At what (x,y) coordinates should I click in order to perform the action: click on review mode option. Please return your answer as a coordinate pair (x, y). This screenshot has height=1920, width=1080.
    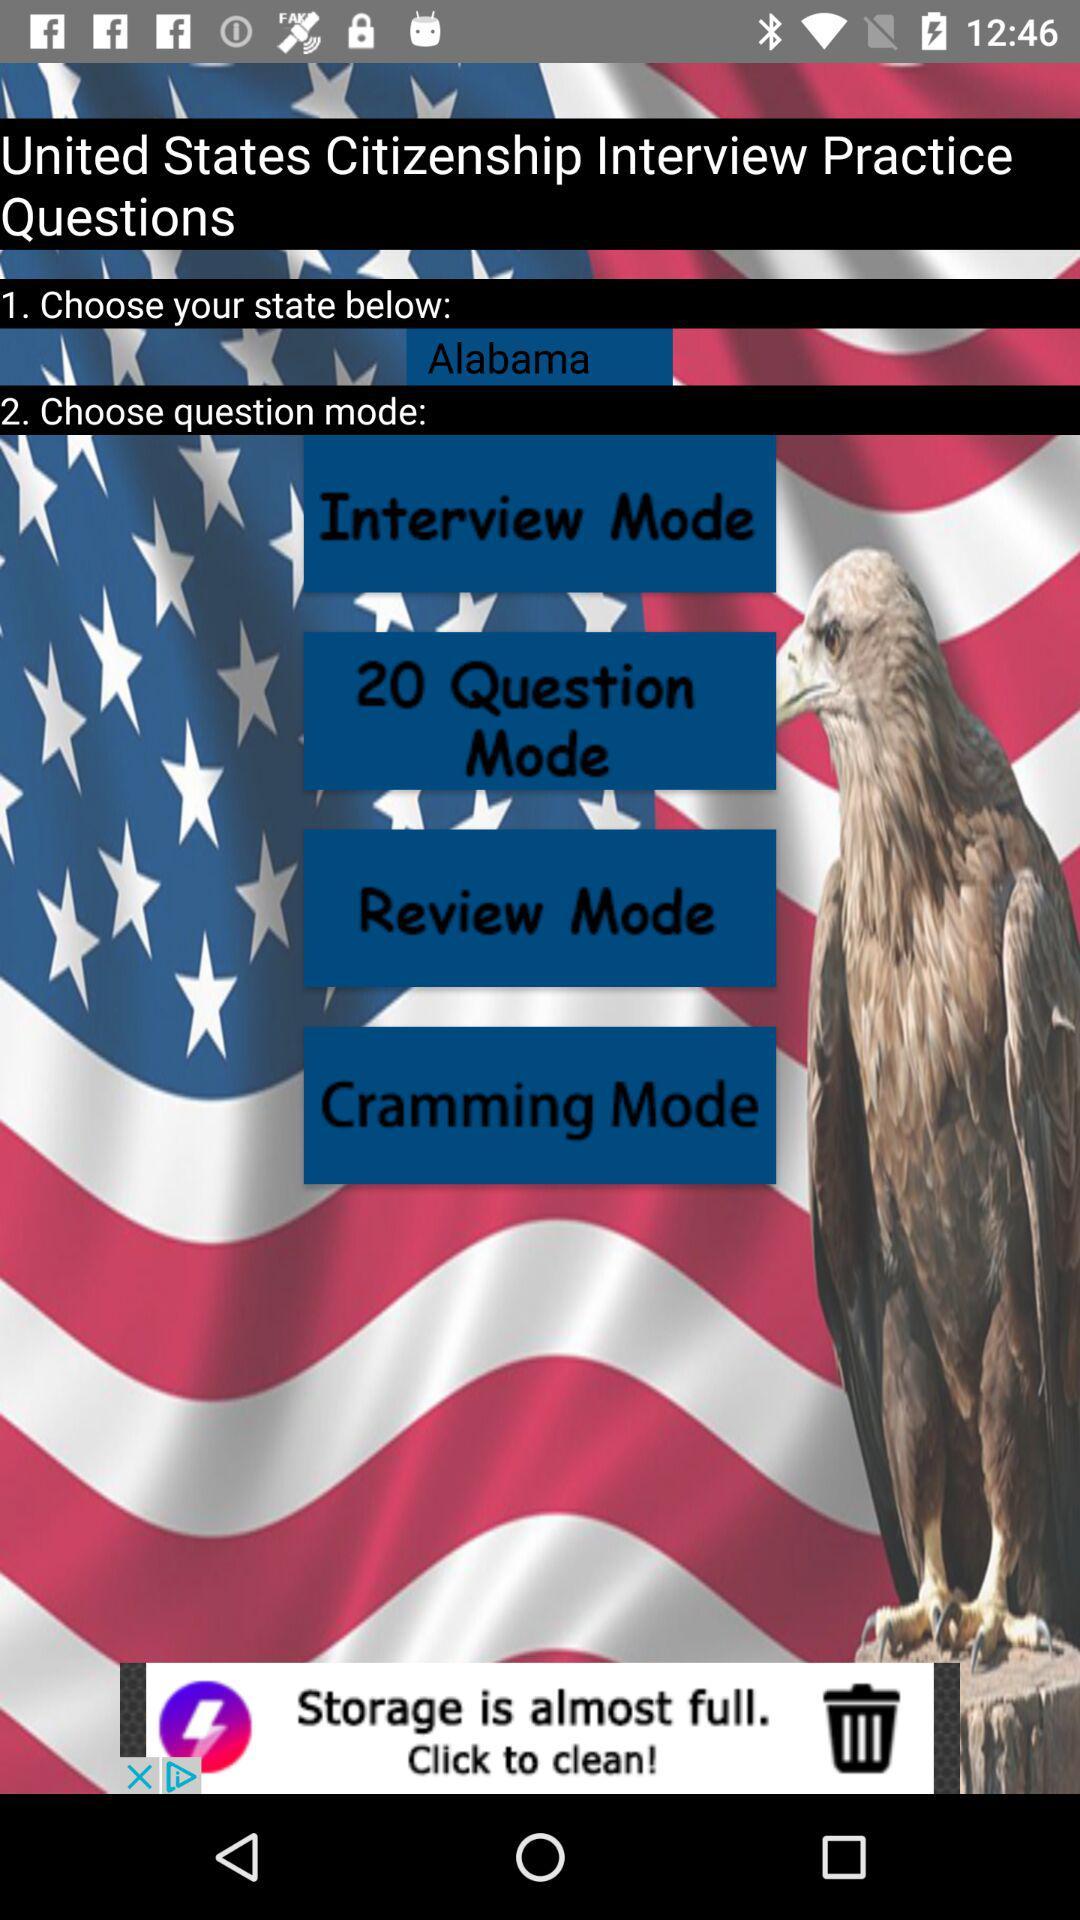
    Looking at the image, I should click on (540, 907).